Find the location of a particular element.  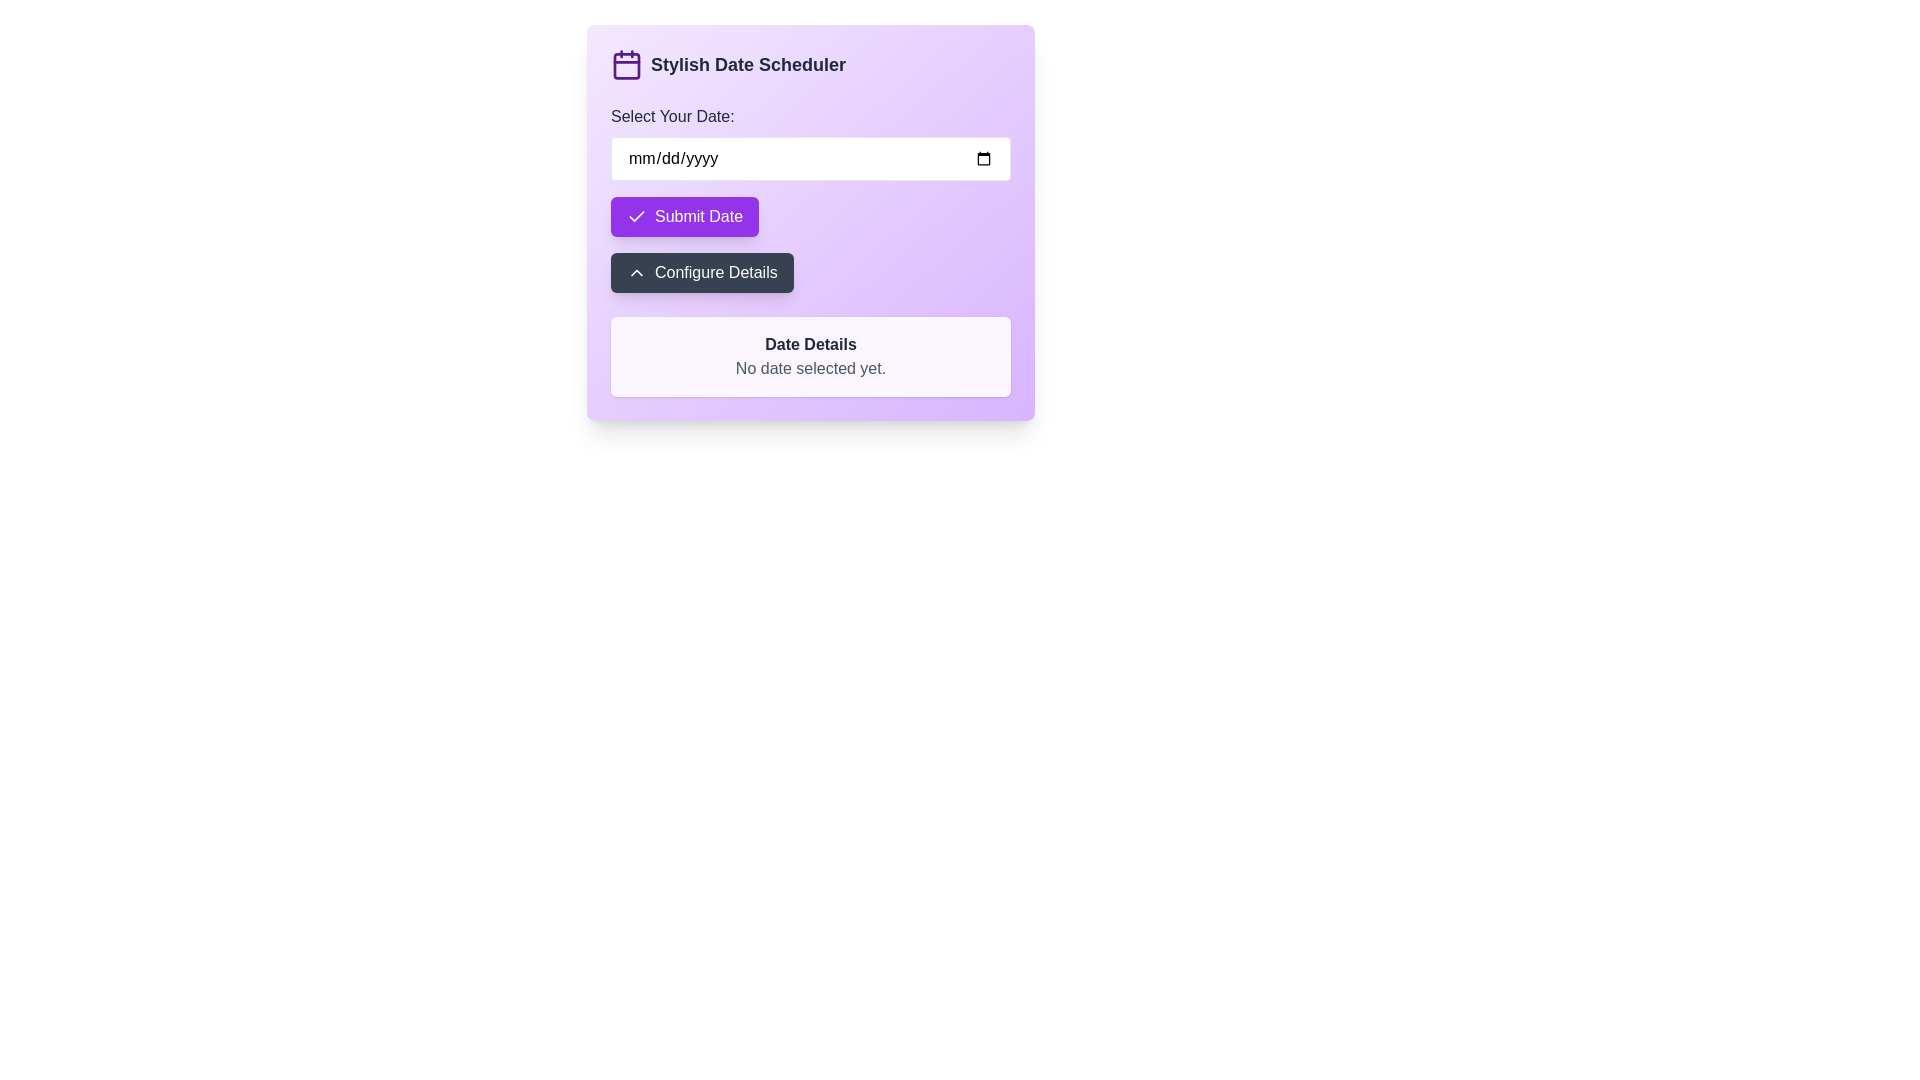

the visual indication of the checkmark icon styled with a purple background, located within the Submit Date button, to the left of the button's text 'Submit Date' is located at coordinates (636, 216).